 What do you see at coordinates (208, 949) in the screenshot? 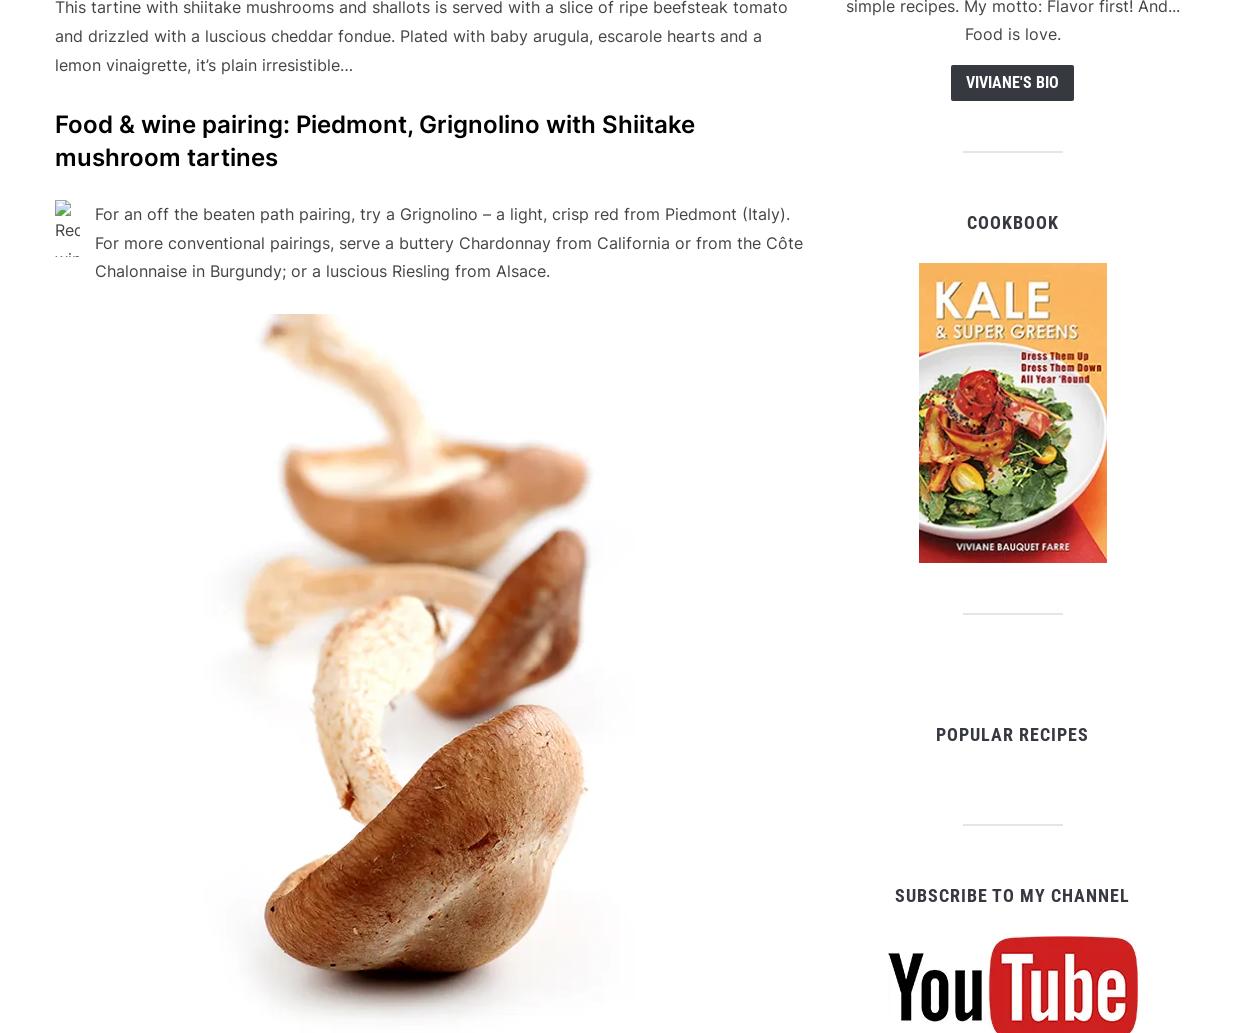
I see `'Grilling'` at bounding box center [208, 949].